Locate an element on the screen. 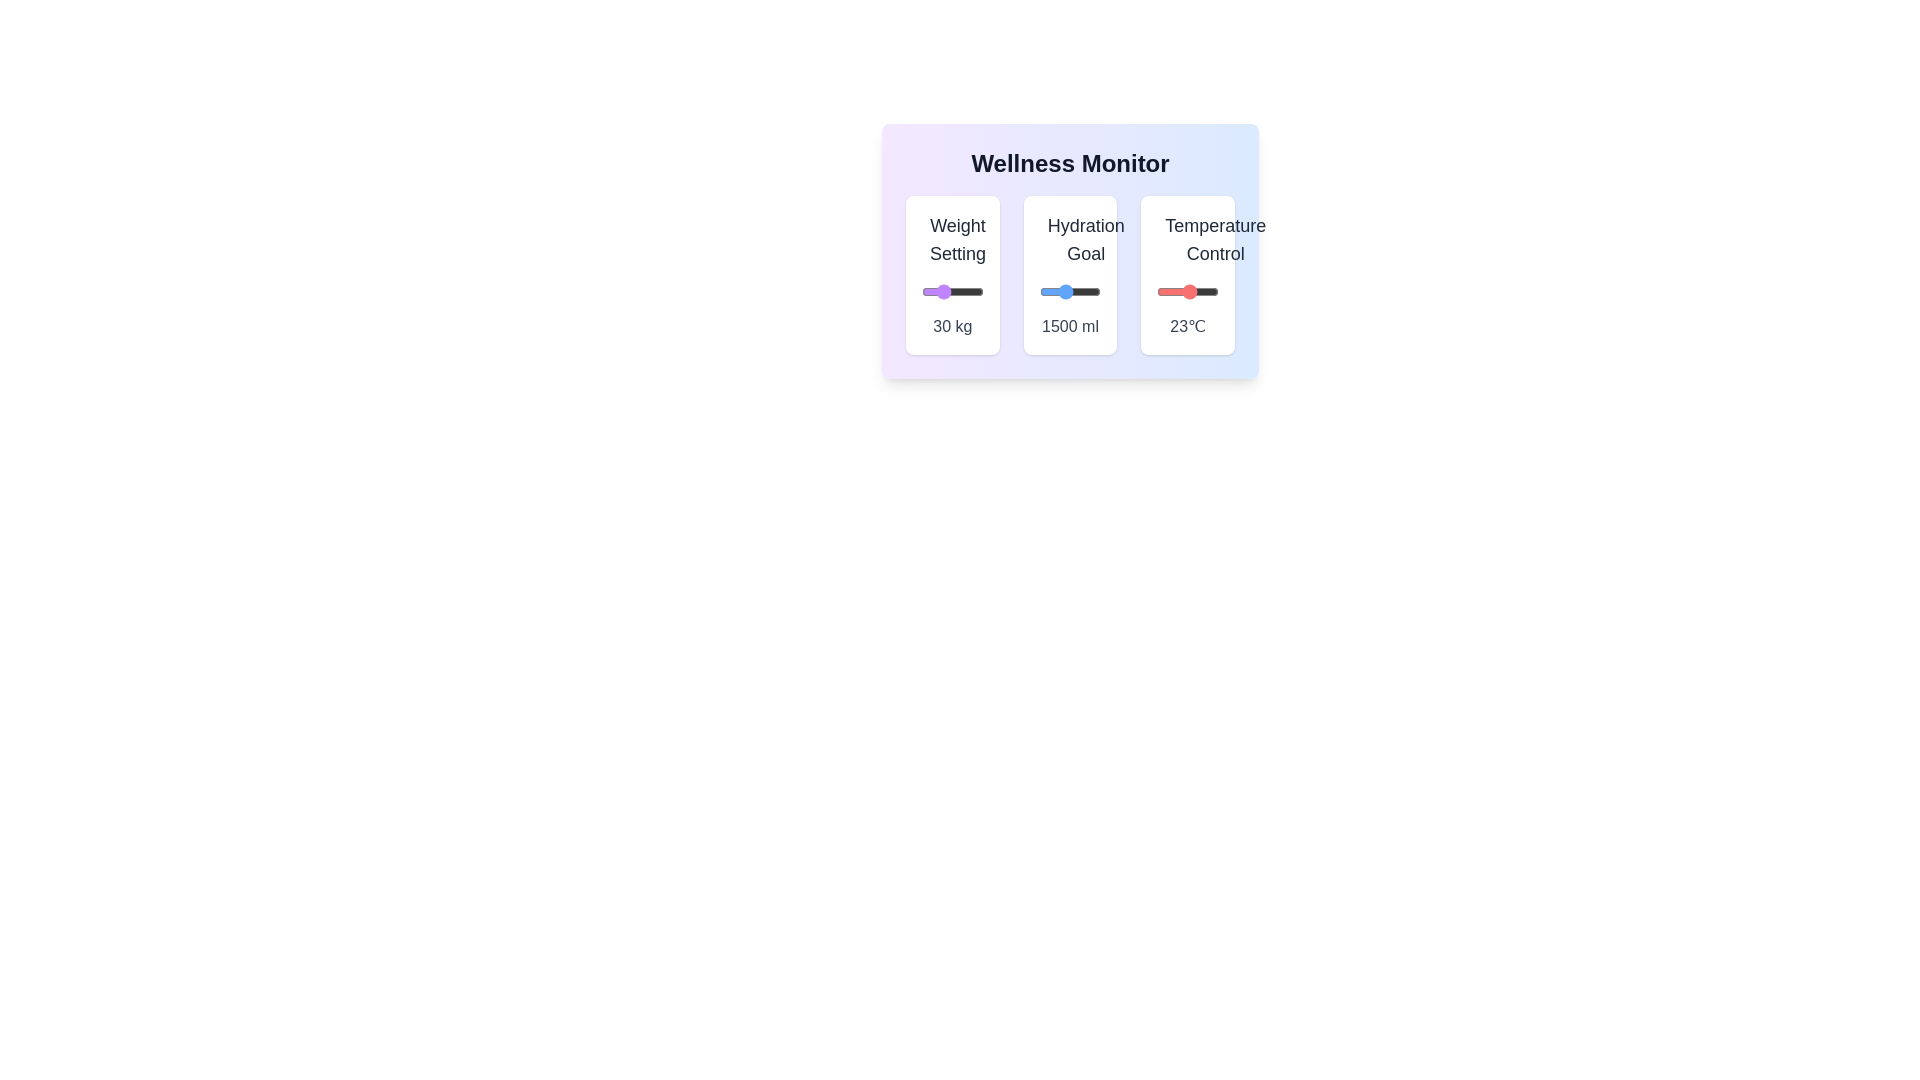  the SVG icon element represented as a stylized droplet located in the 'Hydration Goal' card under the 'Wellness Monitor' title is located at coordinates (1050, 239).